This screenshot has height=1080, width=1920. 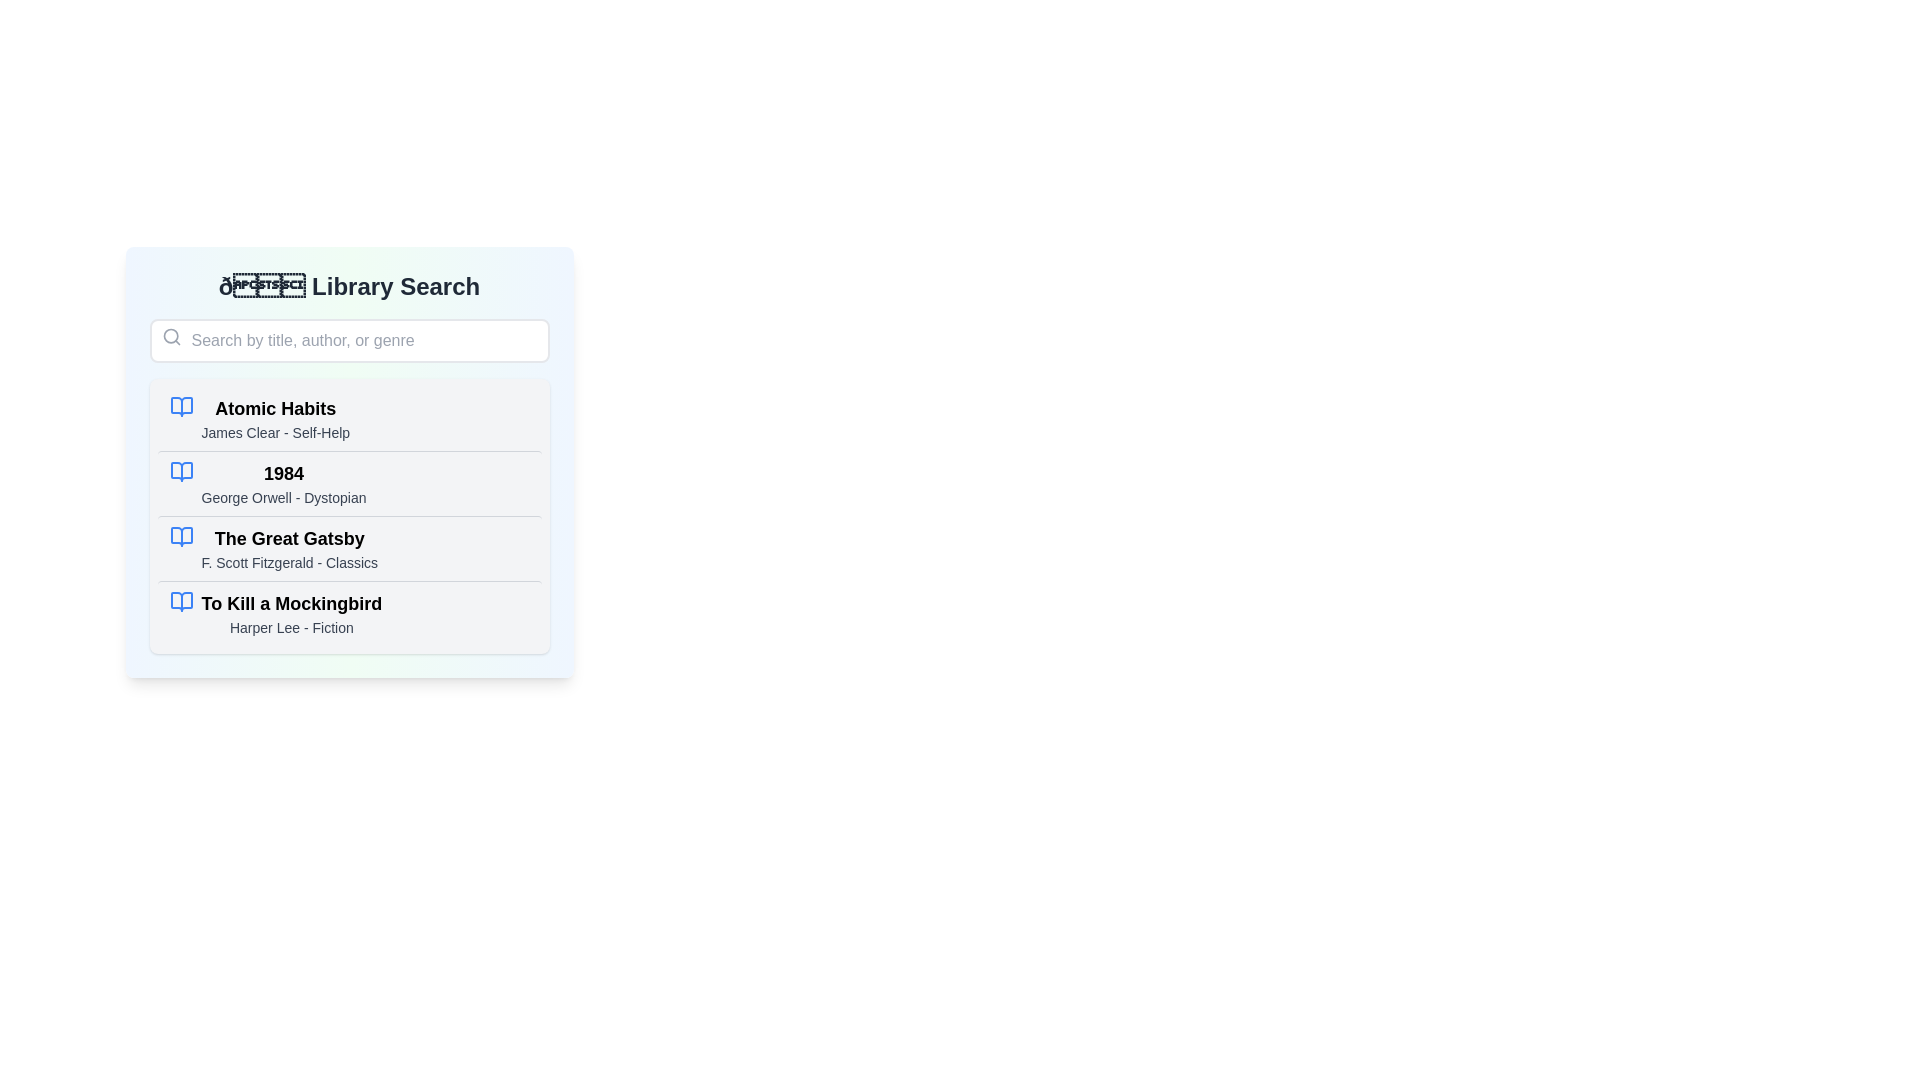 What do you see at coordinates (282, 474) in the screenshot?
I see `the text label displaying the title '1984' in the library search result layout` at bounding box center [282, 474].